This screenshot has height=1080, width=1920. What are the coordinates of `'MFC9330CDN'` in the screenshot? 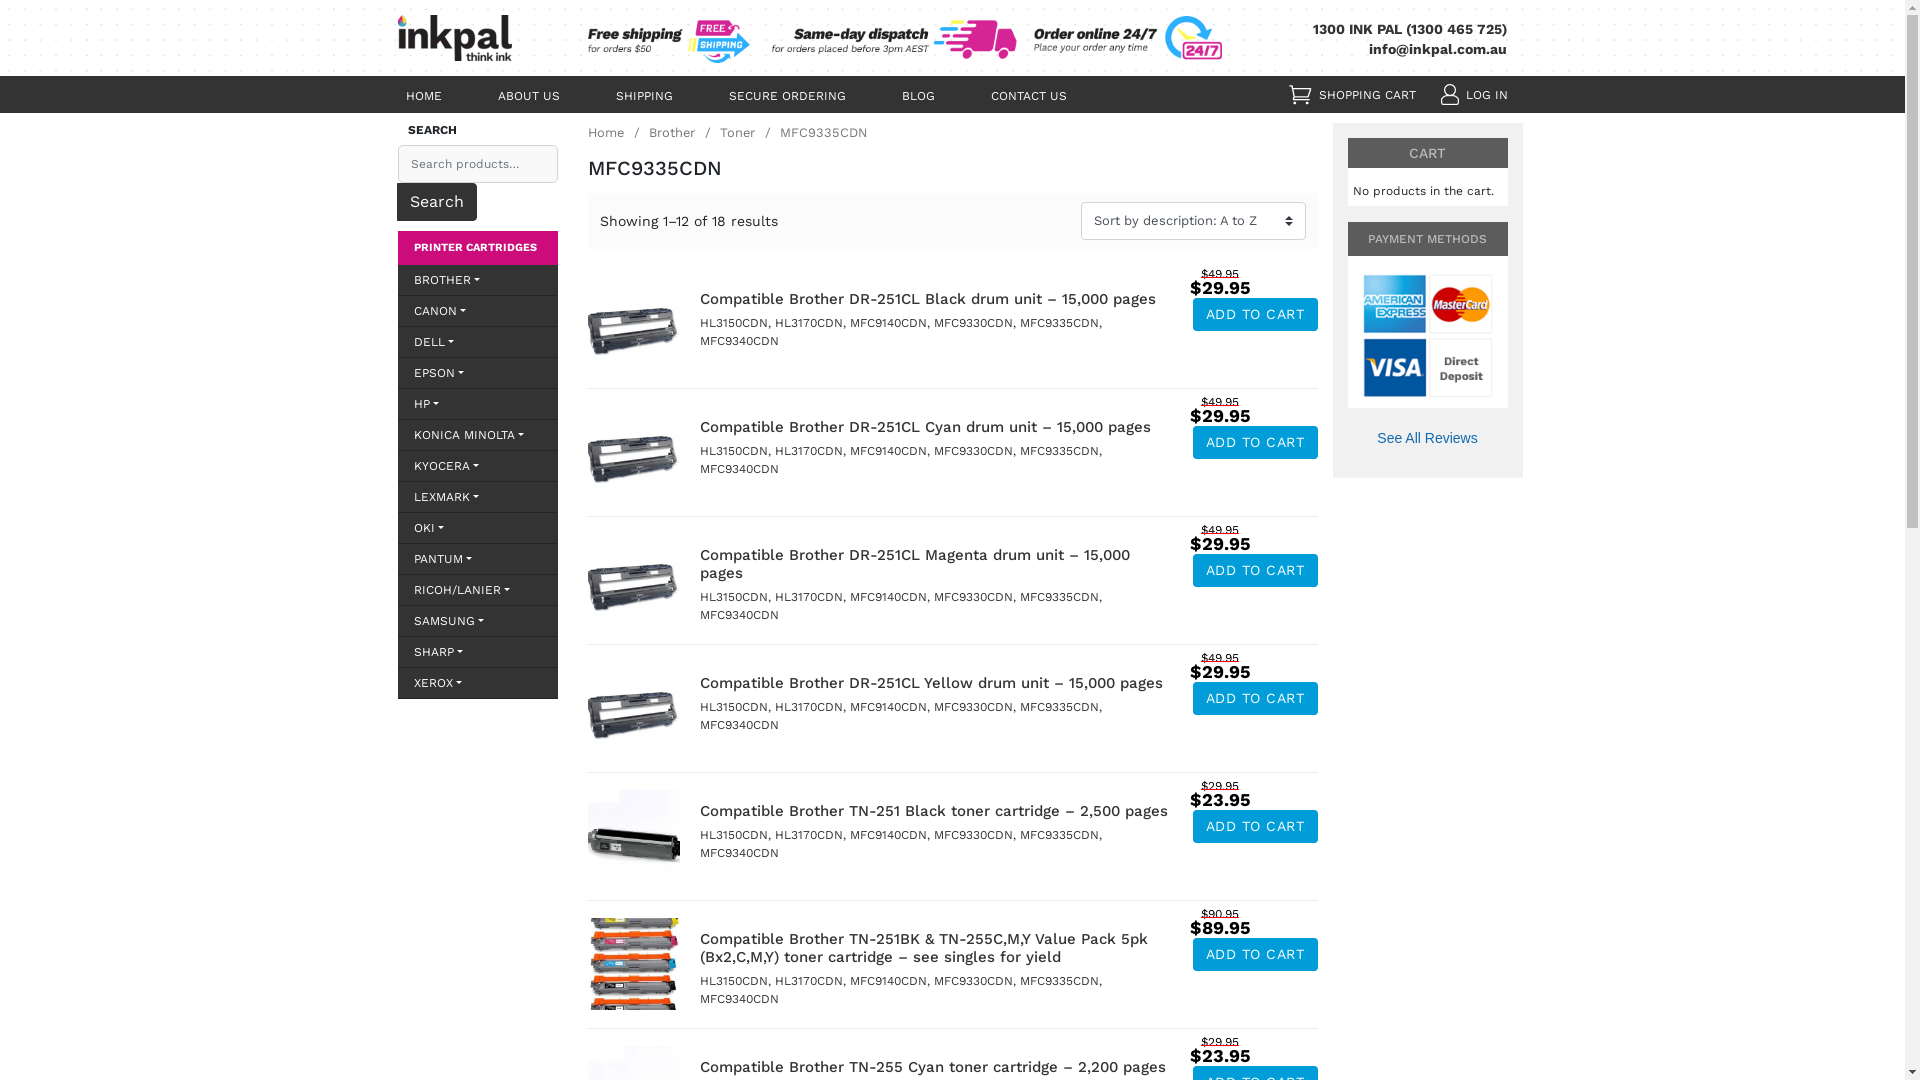 It's located at (973, 322).